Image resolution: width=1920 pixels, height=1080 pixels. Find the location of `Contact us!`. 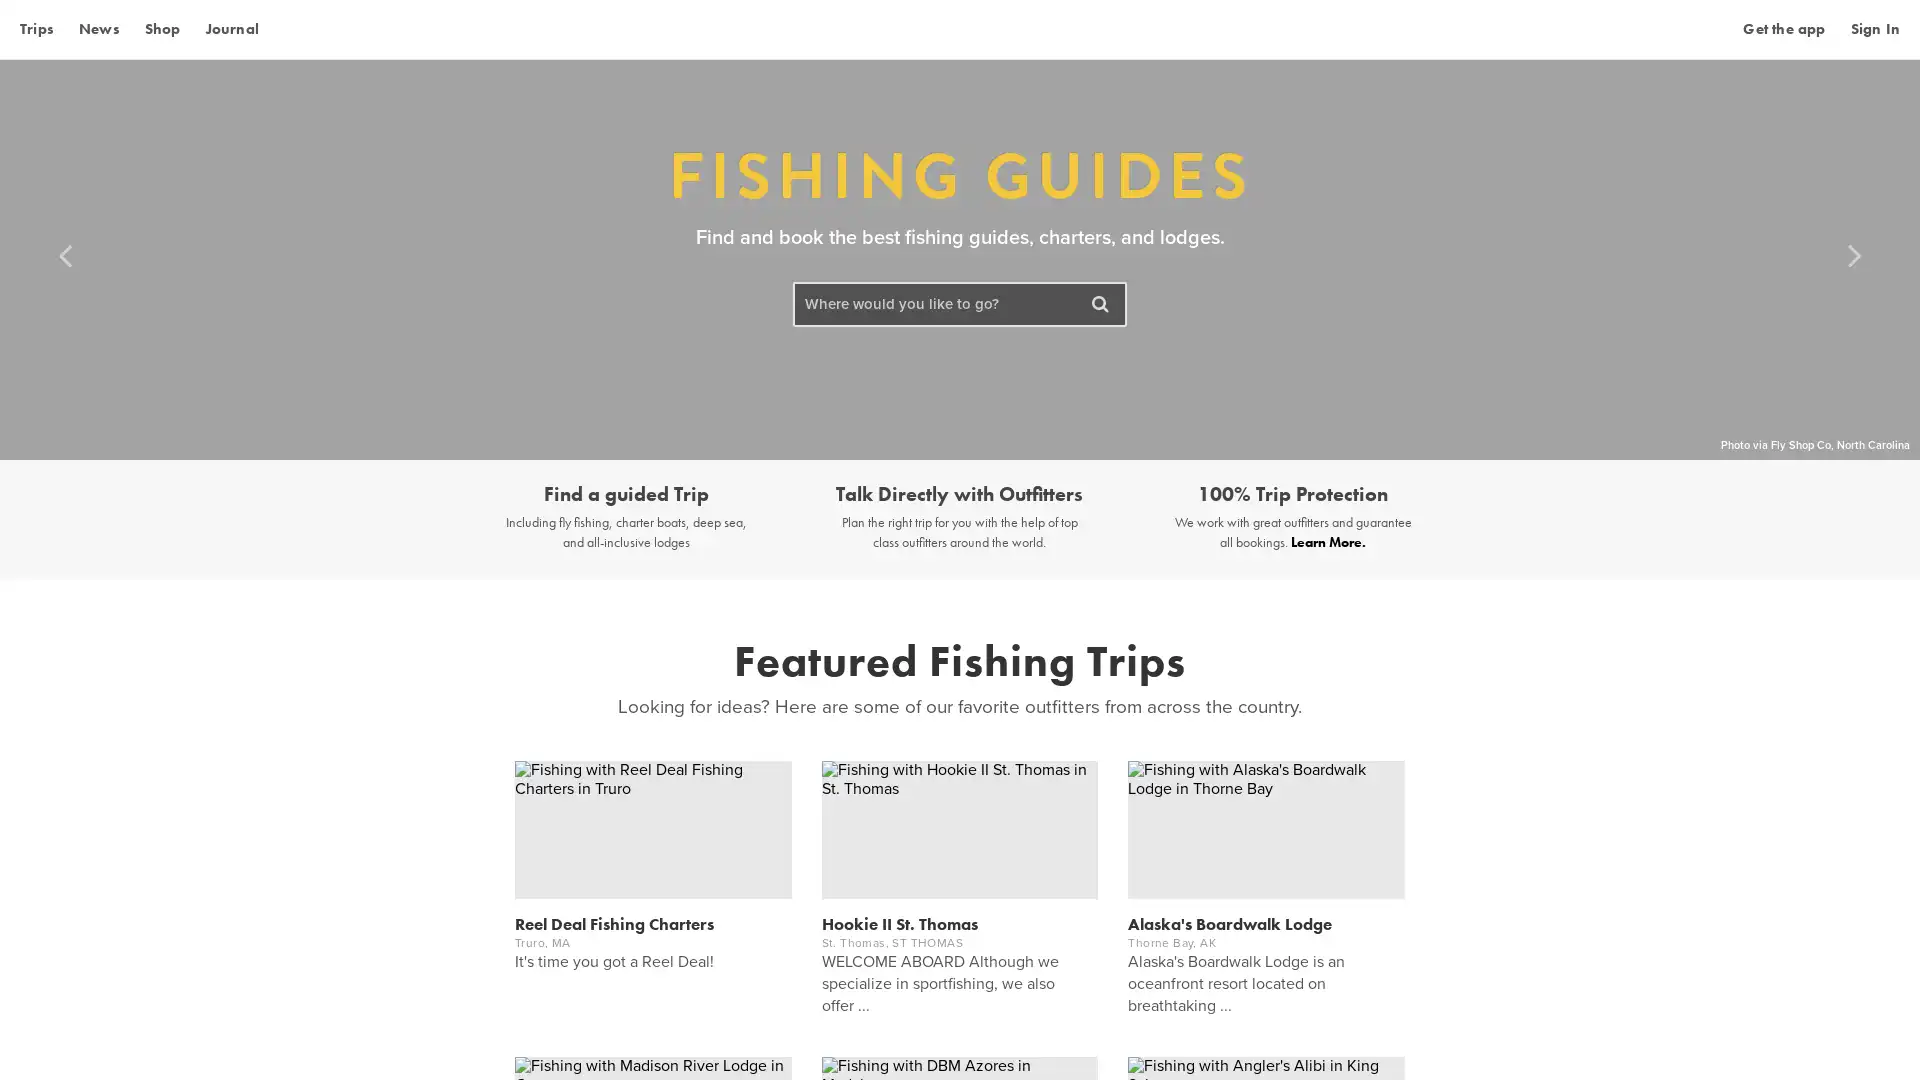

Contact us! is located at coordinates (1819, 1034).